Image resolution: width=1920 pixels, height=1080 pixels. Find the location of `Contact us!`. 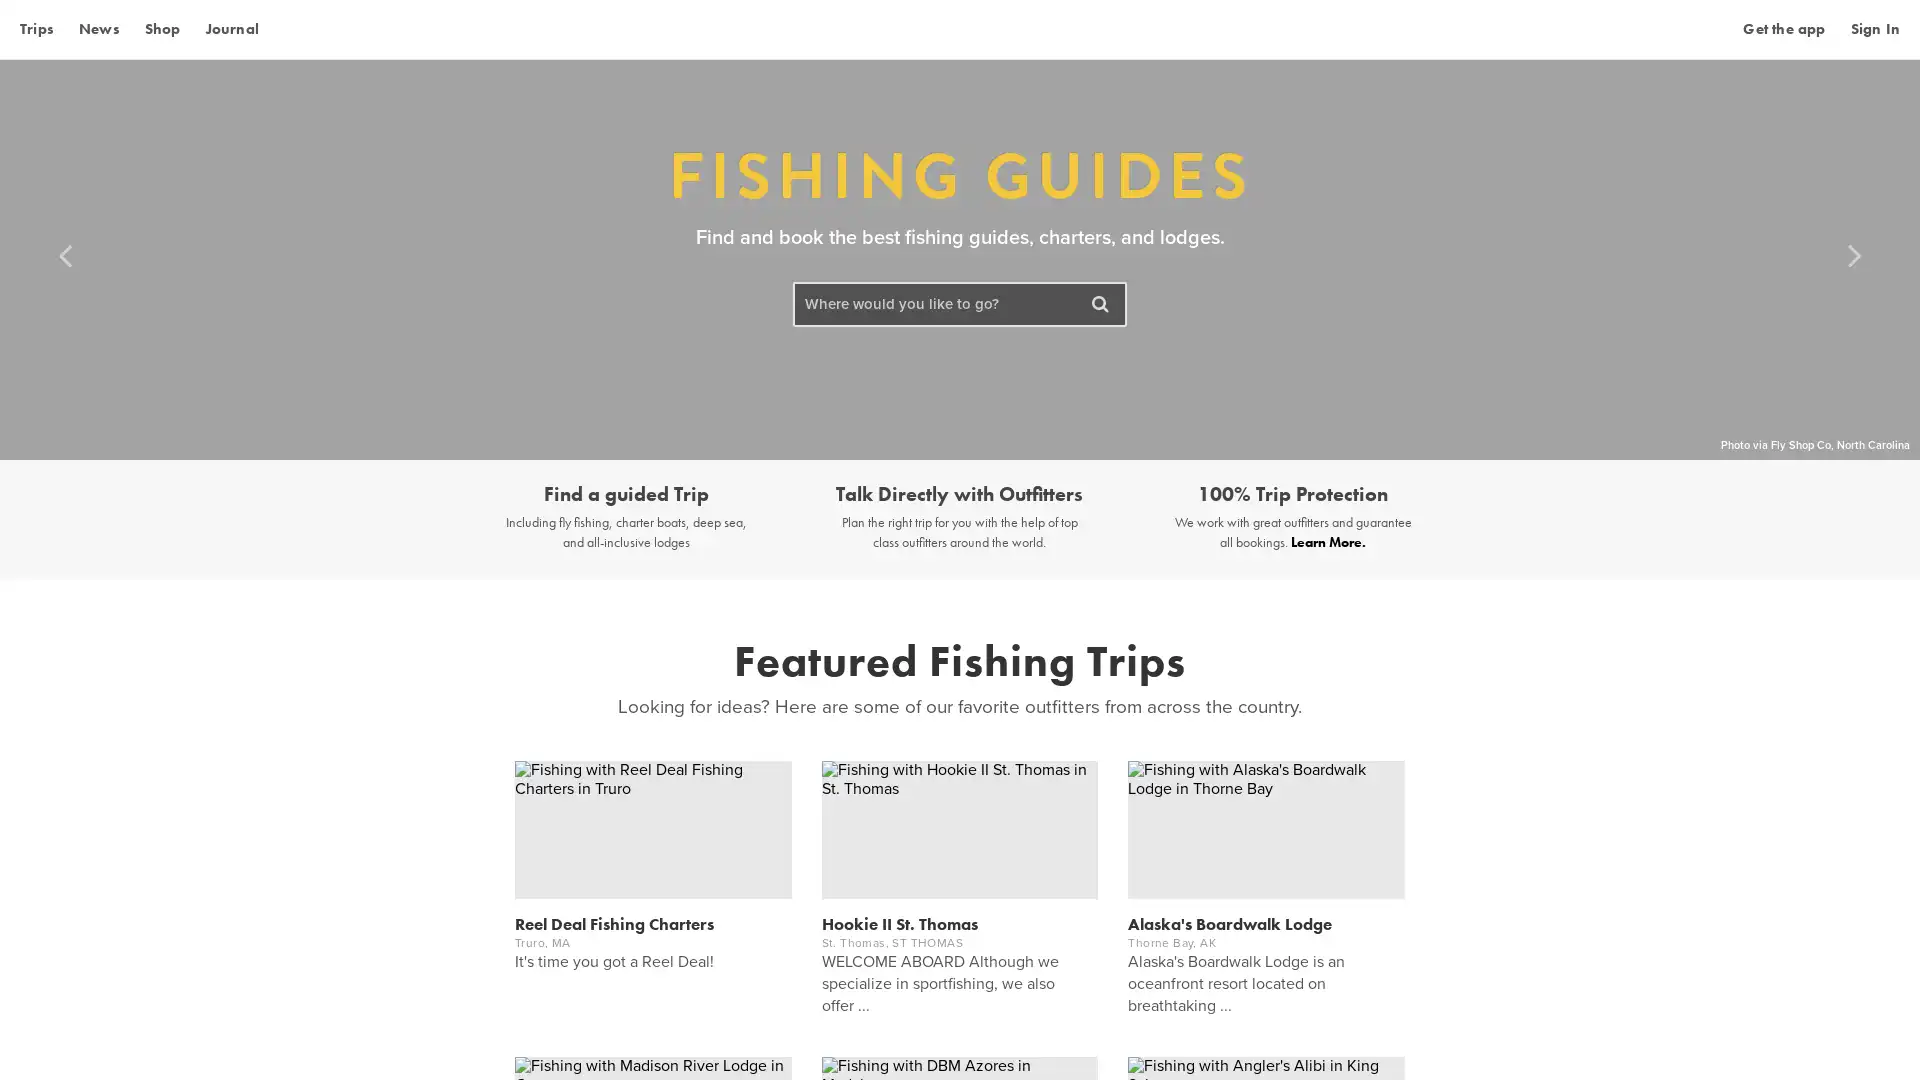

Contact us! is located at coordinates (1819, 1034).